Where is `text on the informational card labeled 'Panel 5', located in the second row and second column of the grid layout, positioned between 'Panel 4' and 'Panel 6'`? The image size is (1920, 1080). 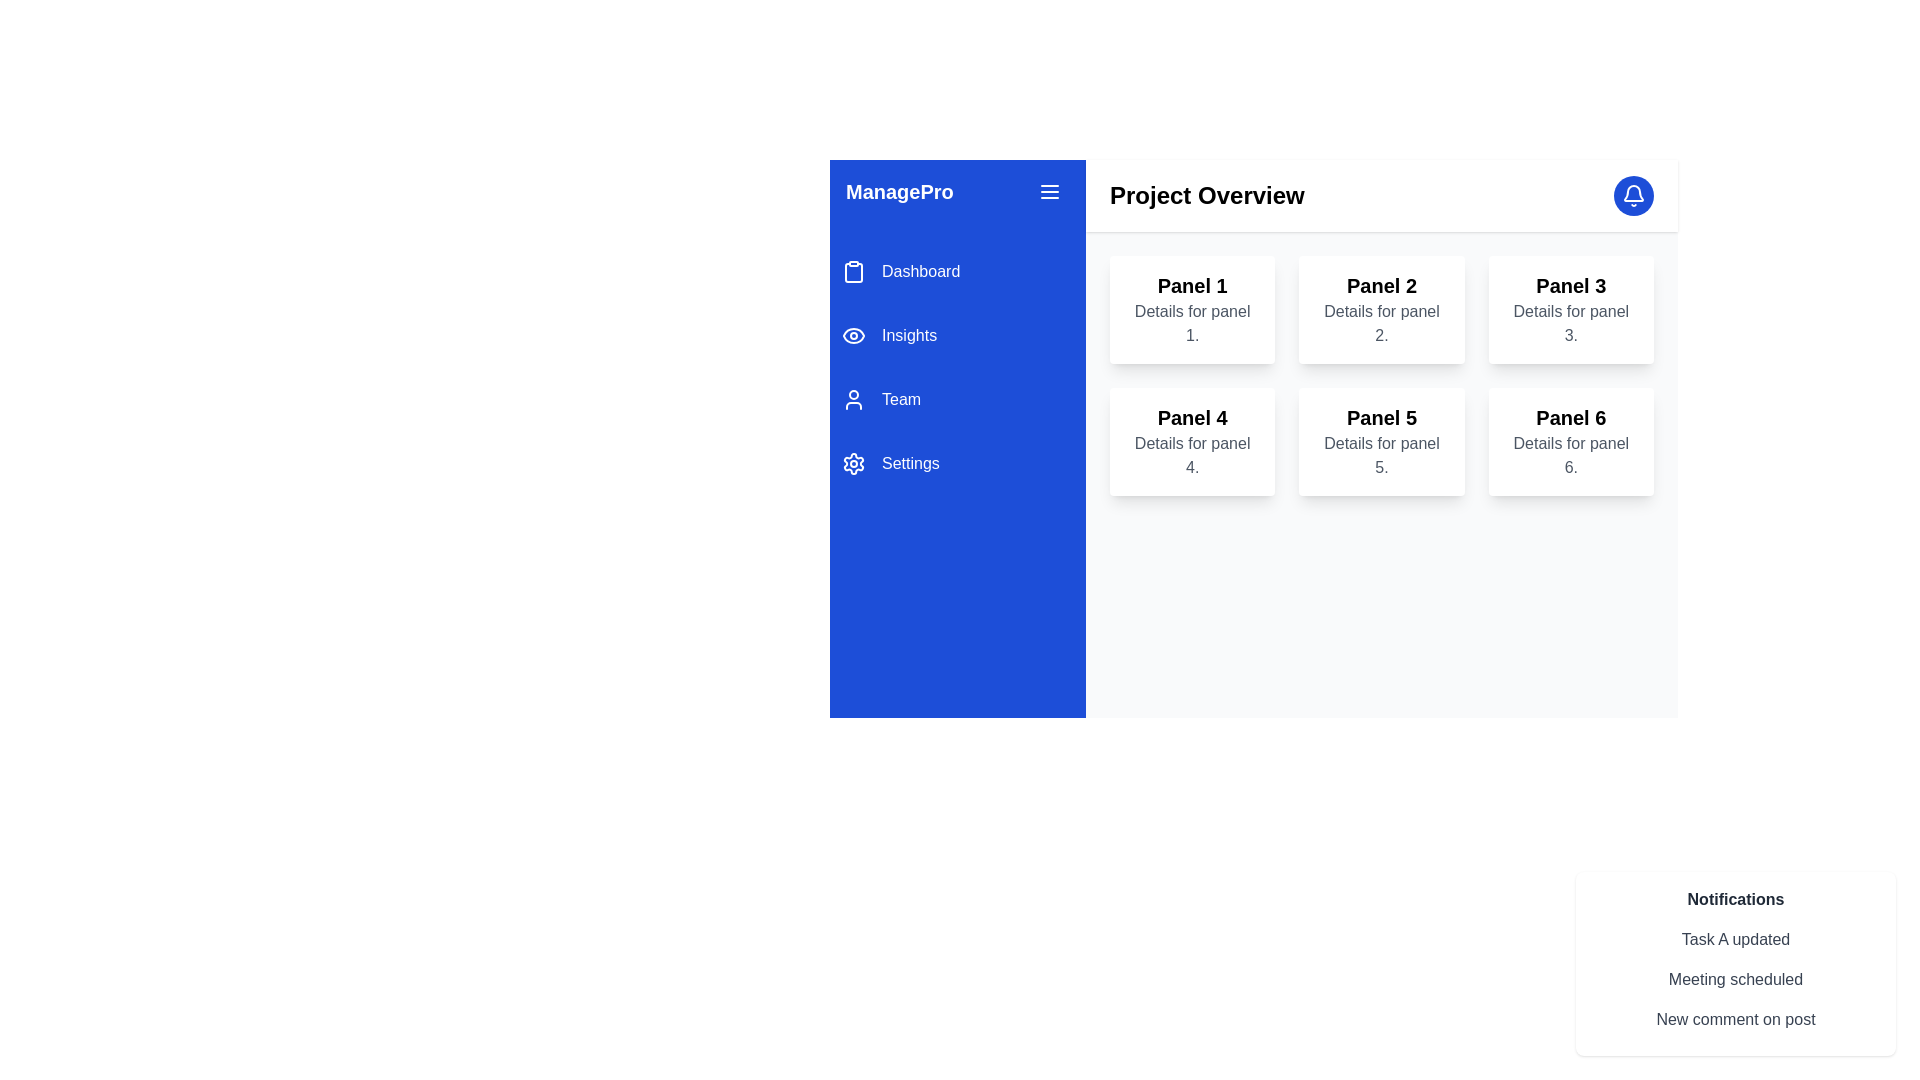 text on the informational card labeled 'Panel 5', located in the second row and second column of the grid layout, positioned between 'Panel 4' and 'Panel 6' is located at coordinates (1381, 441).